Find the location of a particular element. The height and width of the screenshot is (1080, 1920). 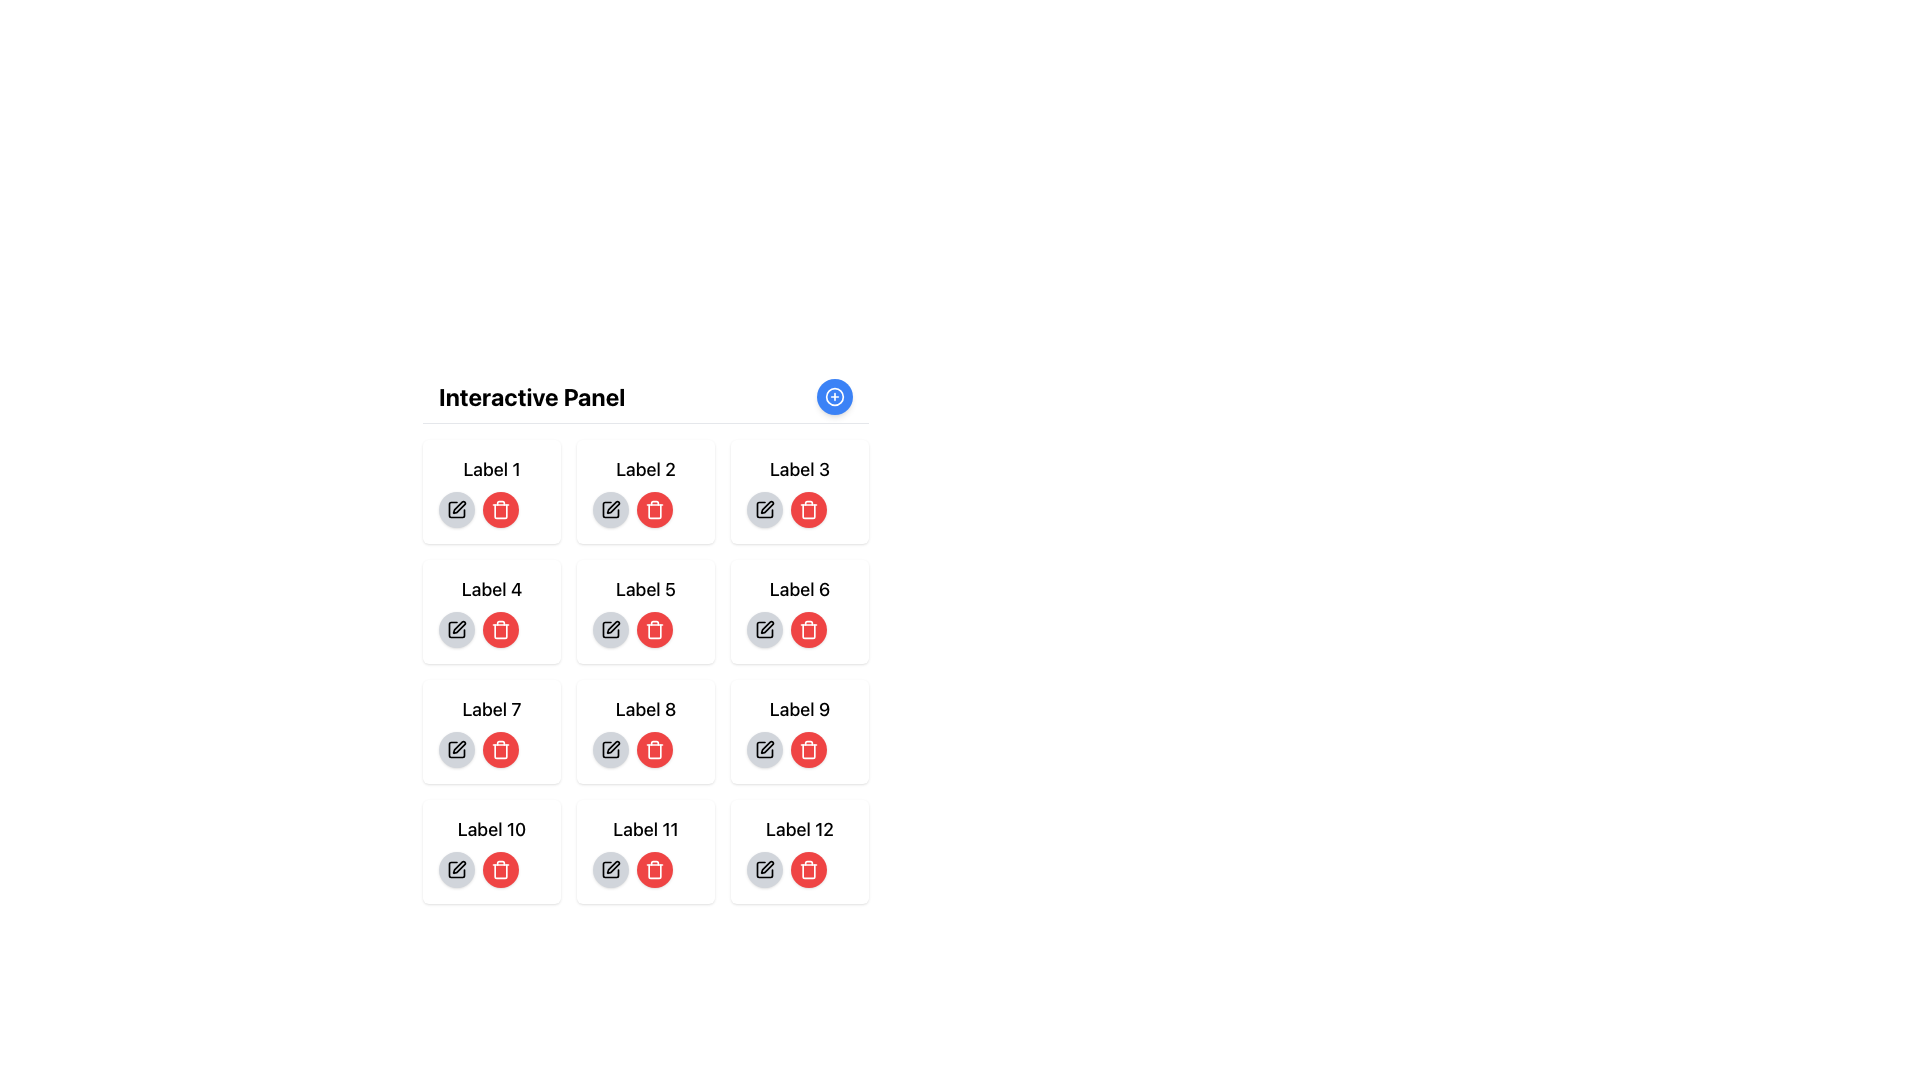

the delete icon button located in the second row and second column of the grid under the 'Interactive Panel' heading is located at coordinates (500, 628).